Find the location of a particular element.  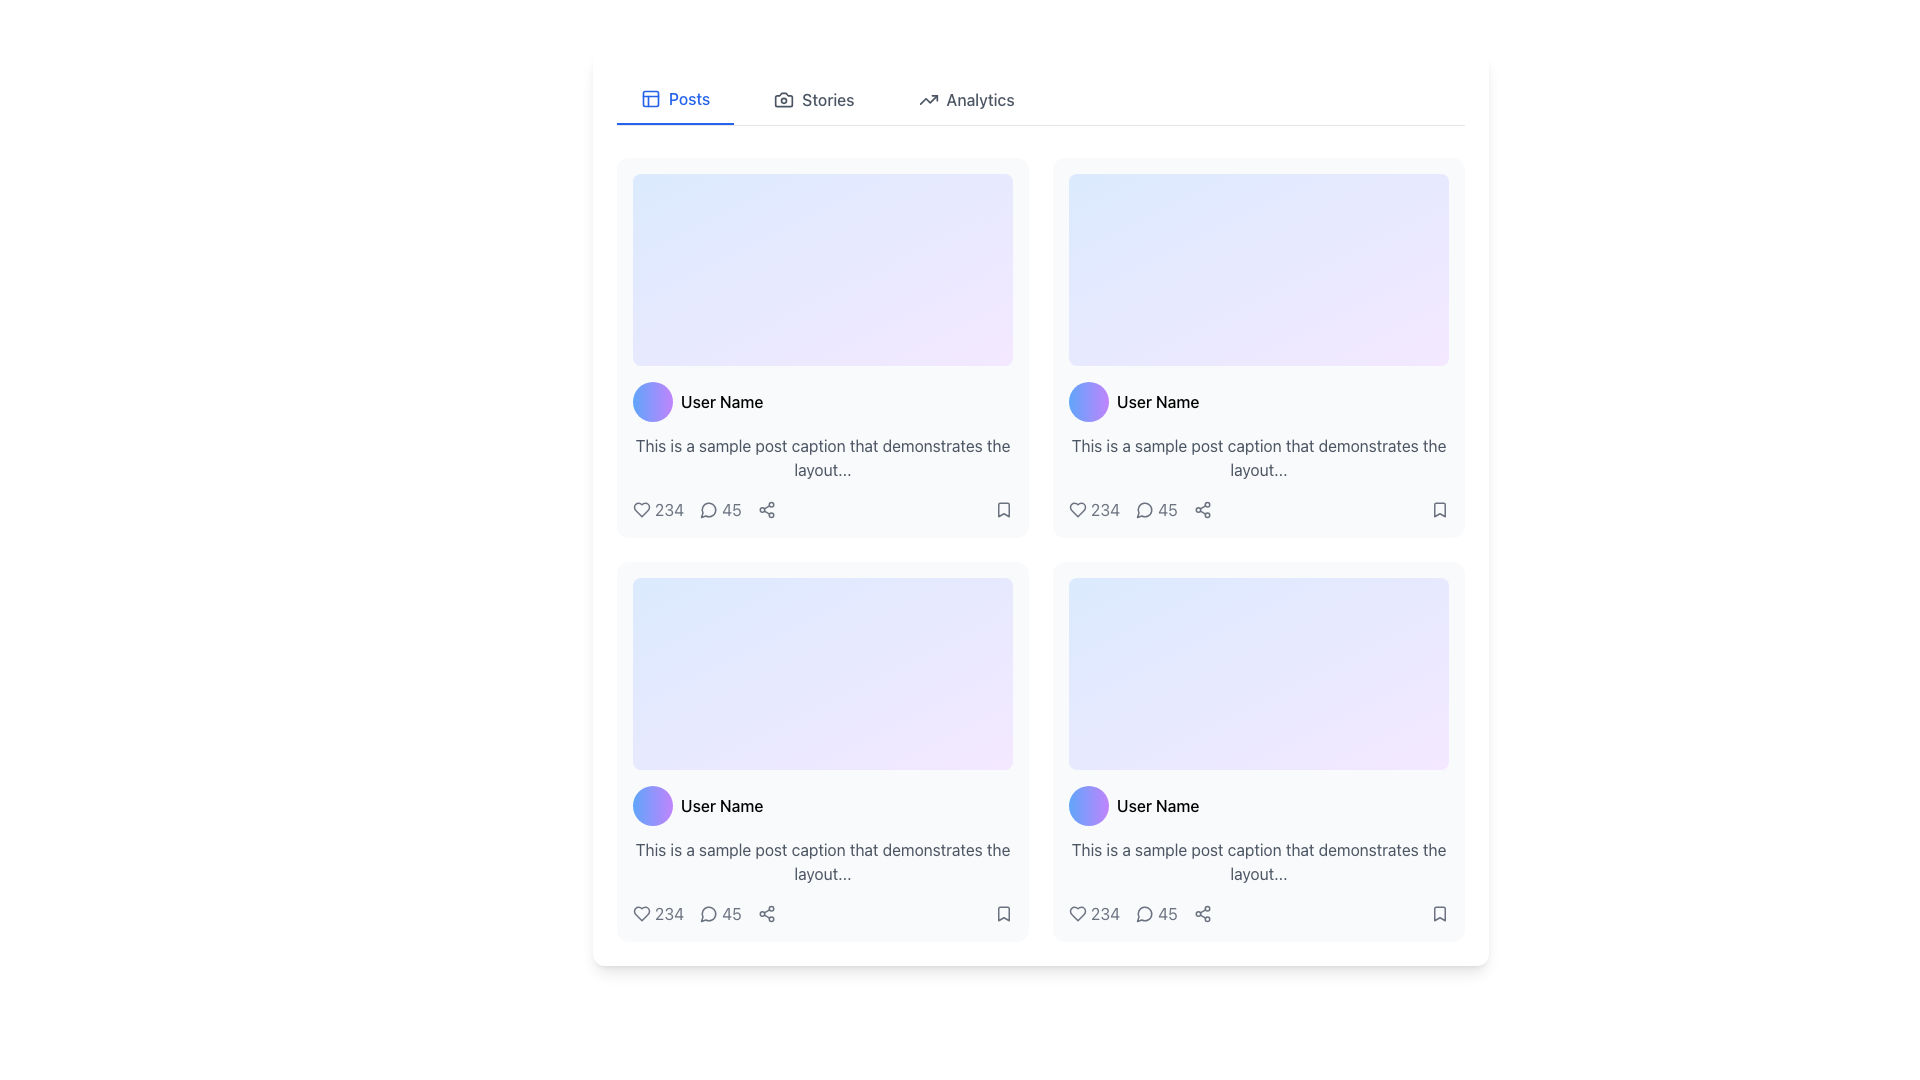

the camera icon located in the header navigation bar, adjacent to the 'Stories' text is located at coordinates (783, 100).